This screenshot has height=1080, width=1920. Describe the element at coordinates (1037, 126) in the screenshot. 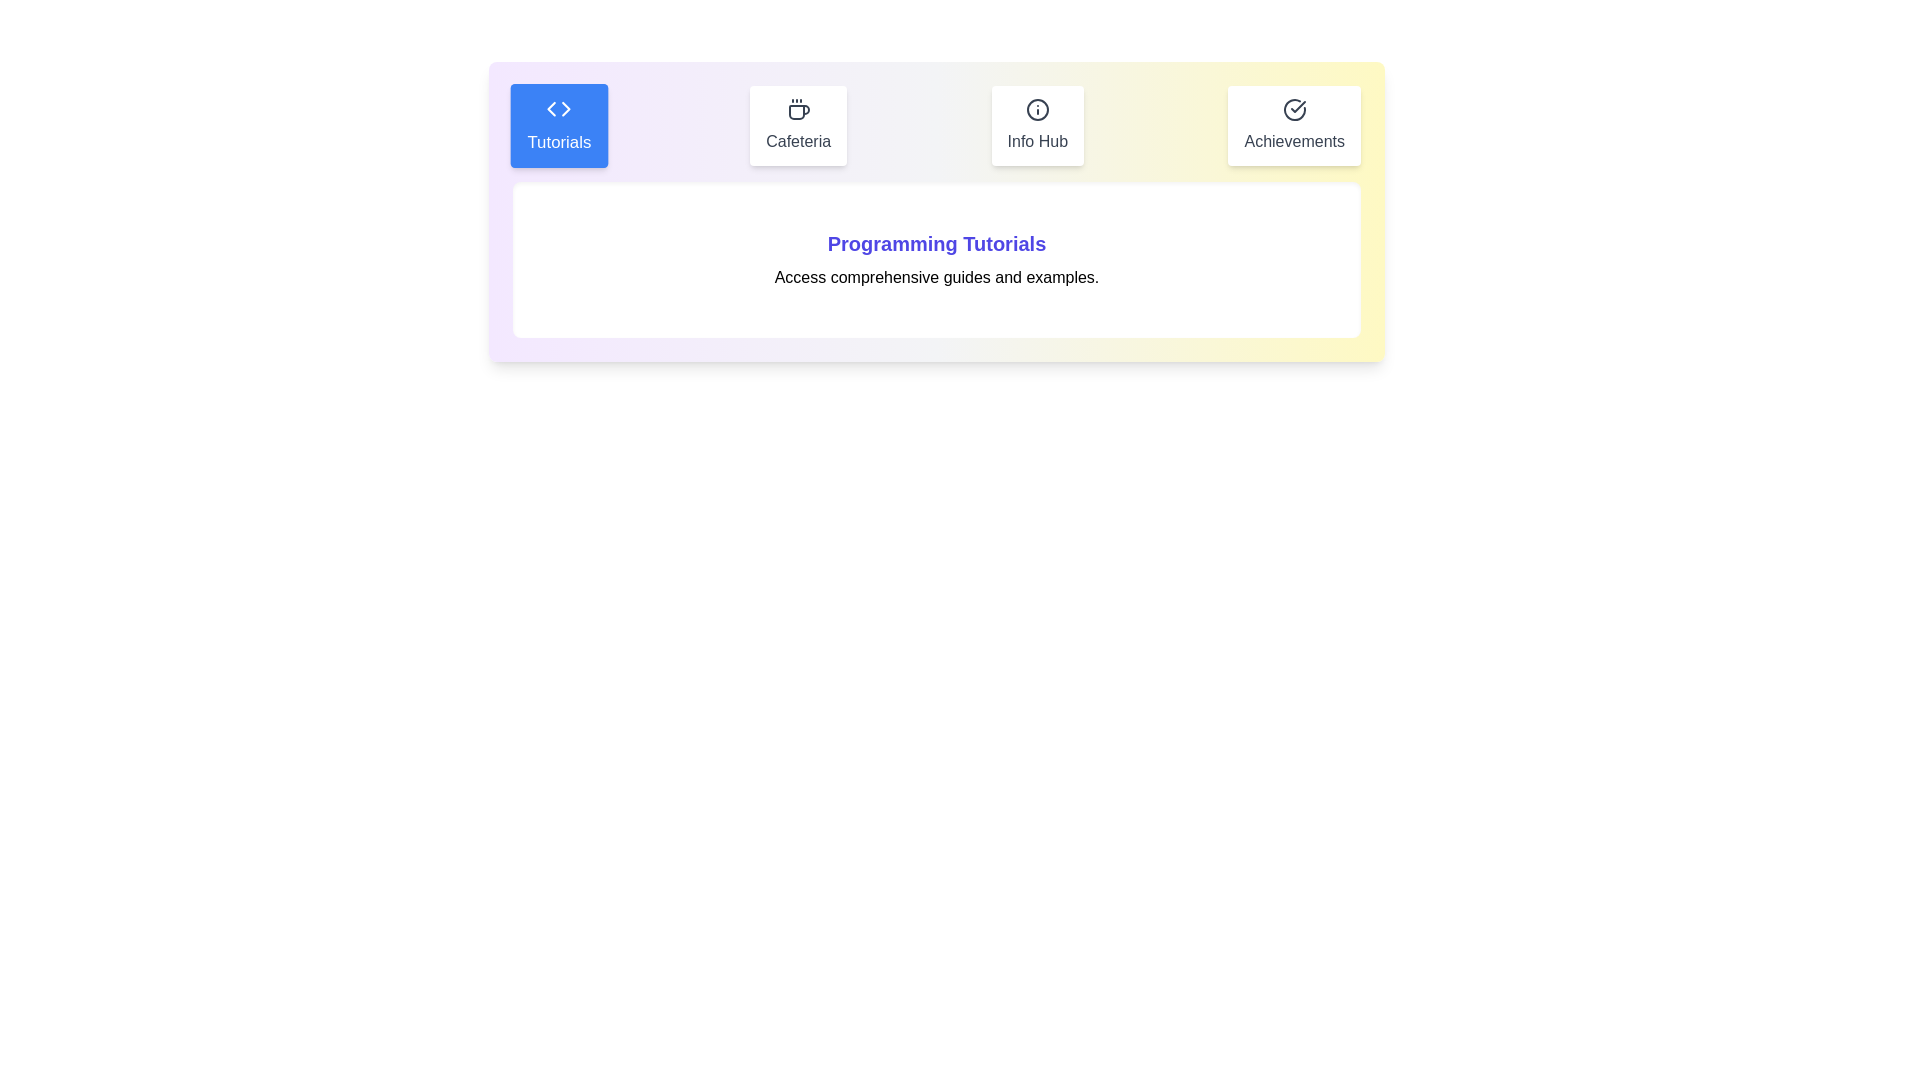

I see `the Info Hub tab to view its content` at that location.